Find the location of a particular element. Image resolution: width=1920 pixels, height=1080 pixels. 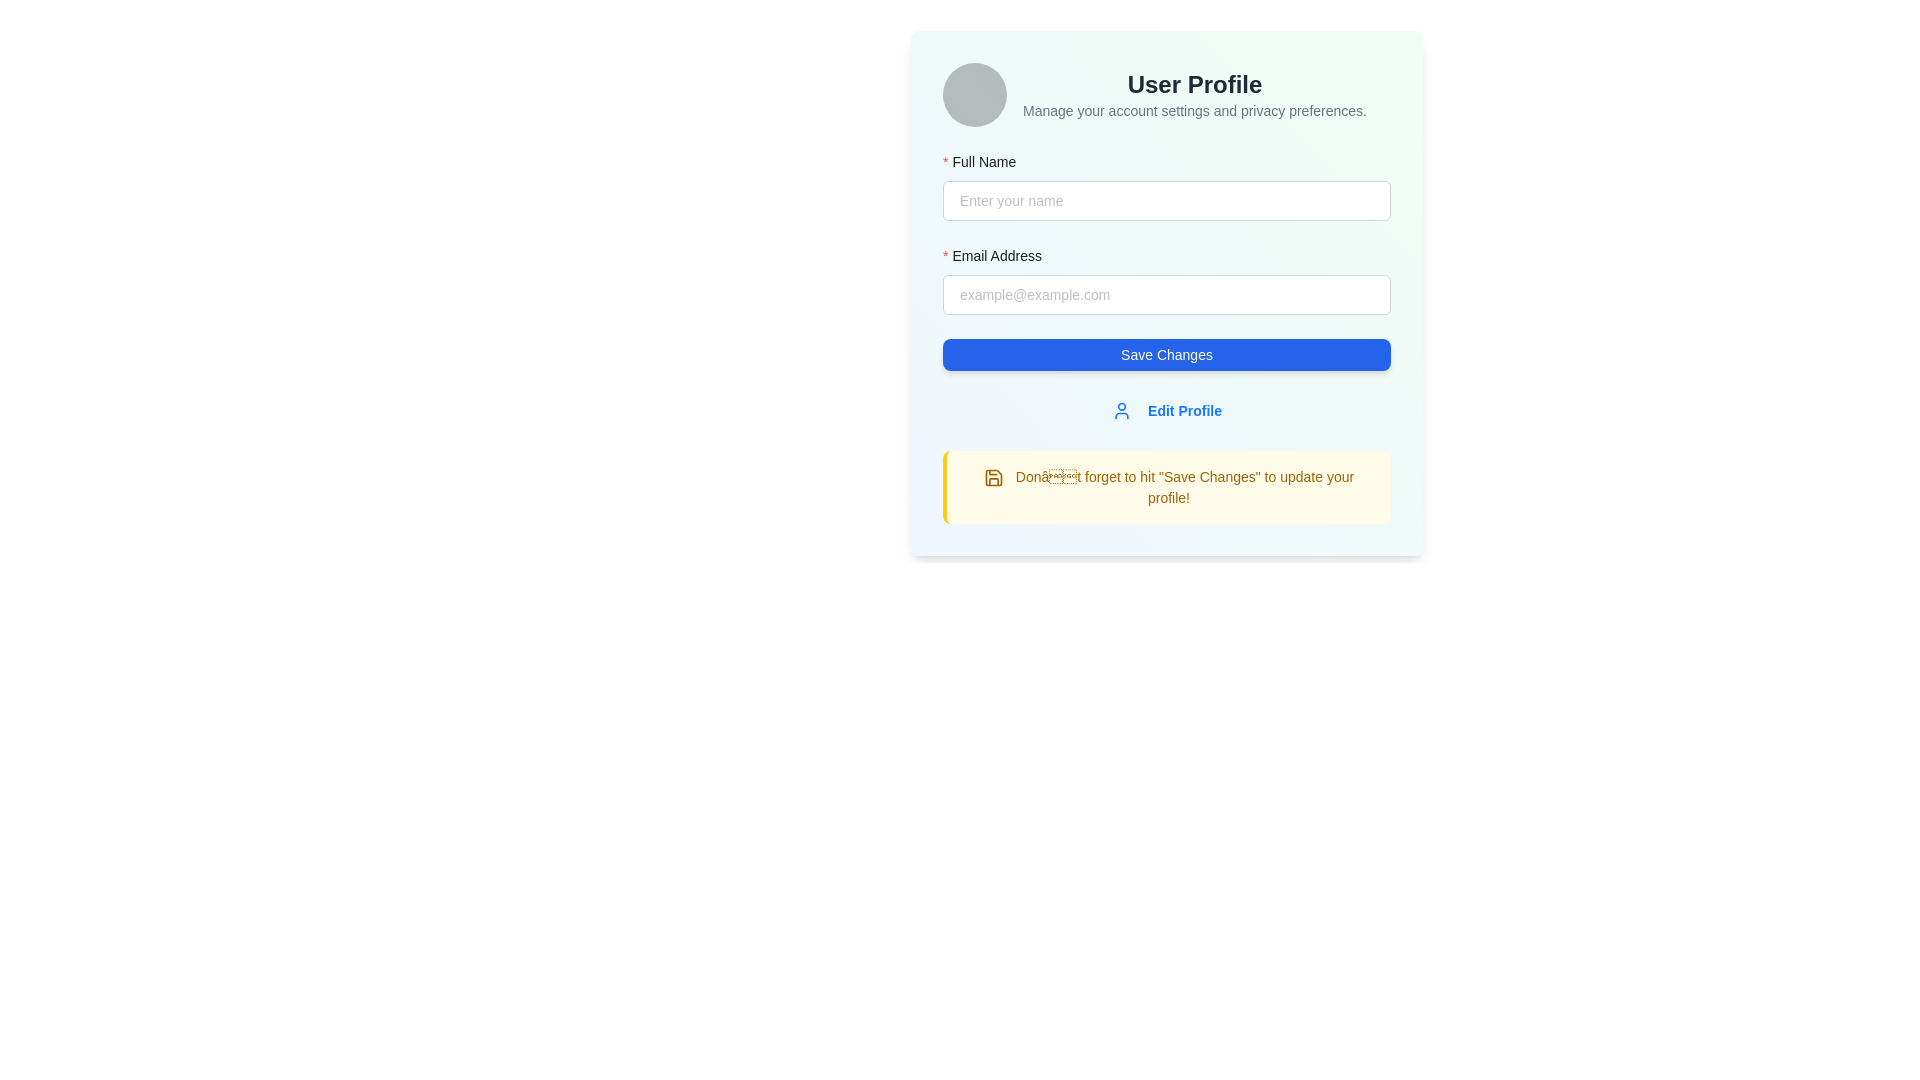

the button located in the 'Profile Settings' area, which allows the user is located at coordinates (1166, 410).